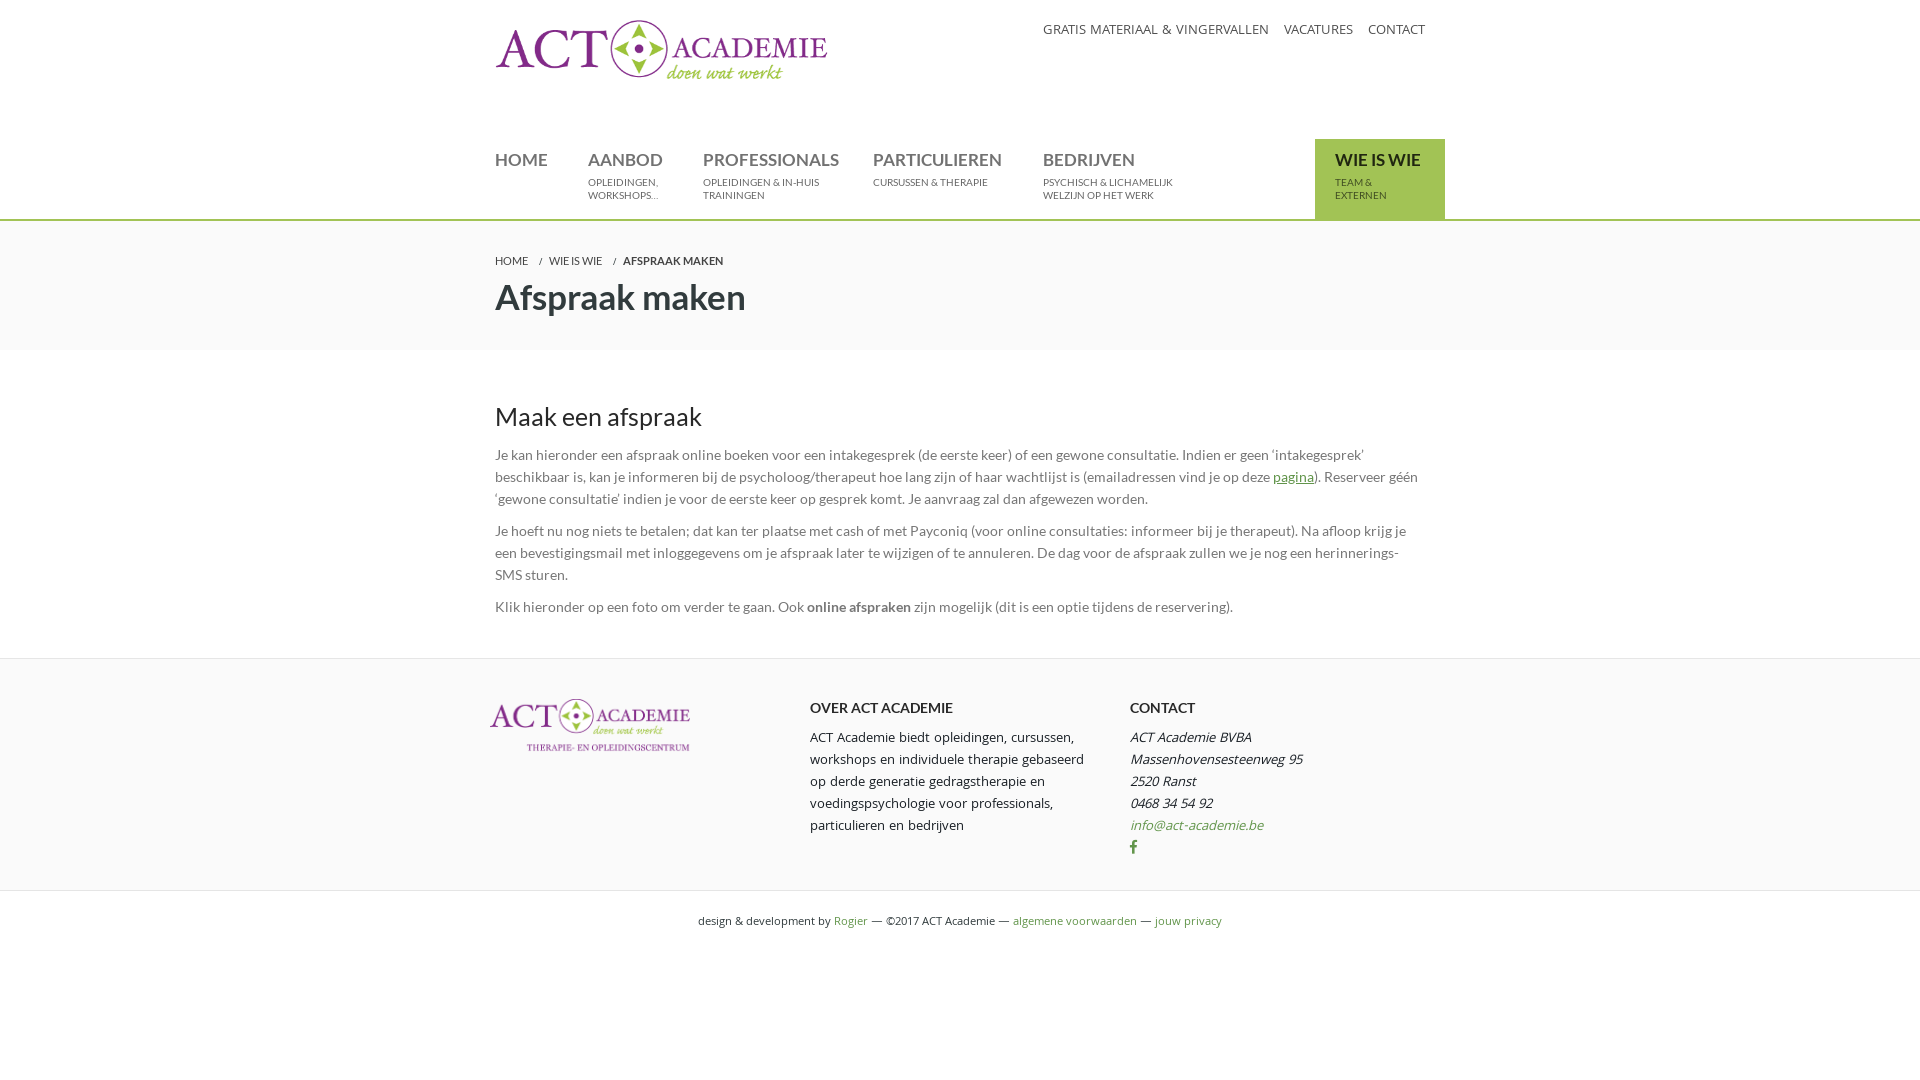 The width and height of the screenshot is (1920, 1080). Describe the element at coordinates (1196, 826) in the screenshot. I see `'info@act-academie.be'` at that location.